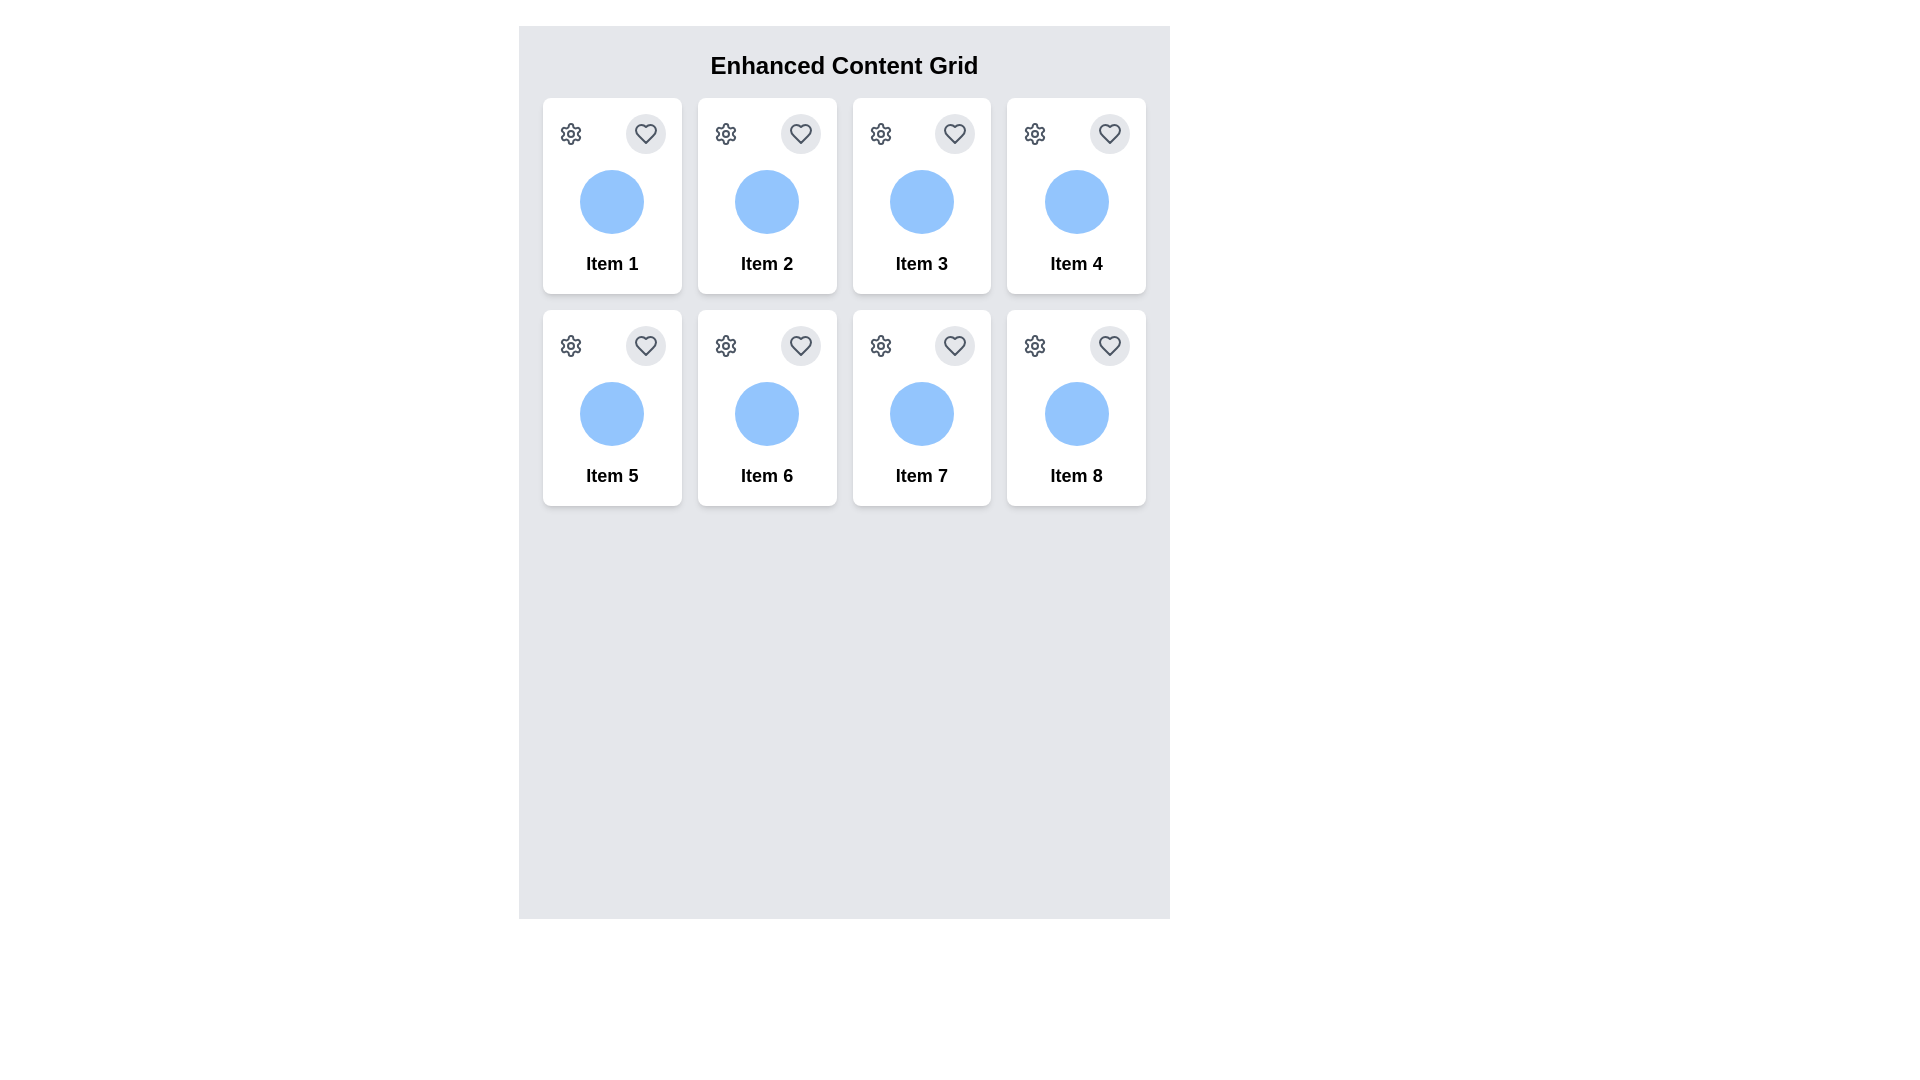 The height and width of the screenshot is (1080, 1920). I want to click on the heart-shaped icon with gray borders located at the top-right corner of Item 2's card, so click(800, 134).